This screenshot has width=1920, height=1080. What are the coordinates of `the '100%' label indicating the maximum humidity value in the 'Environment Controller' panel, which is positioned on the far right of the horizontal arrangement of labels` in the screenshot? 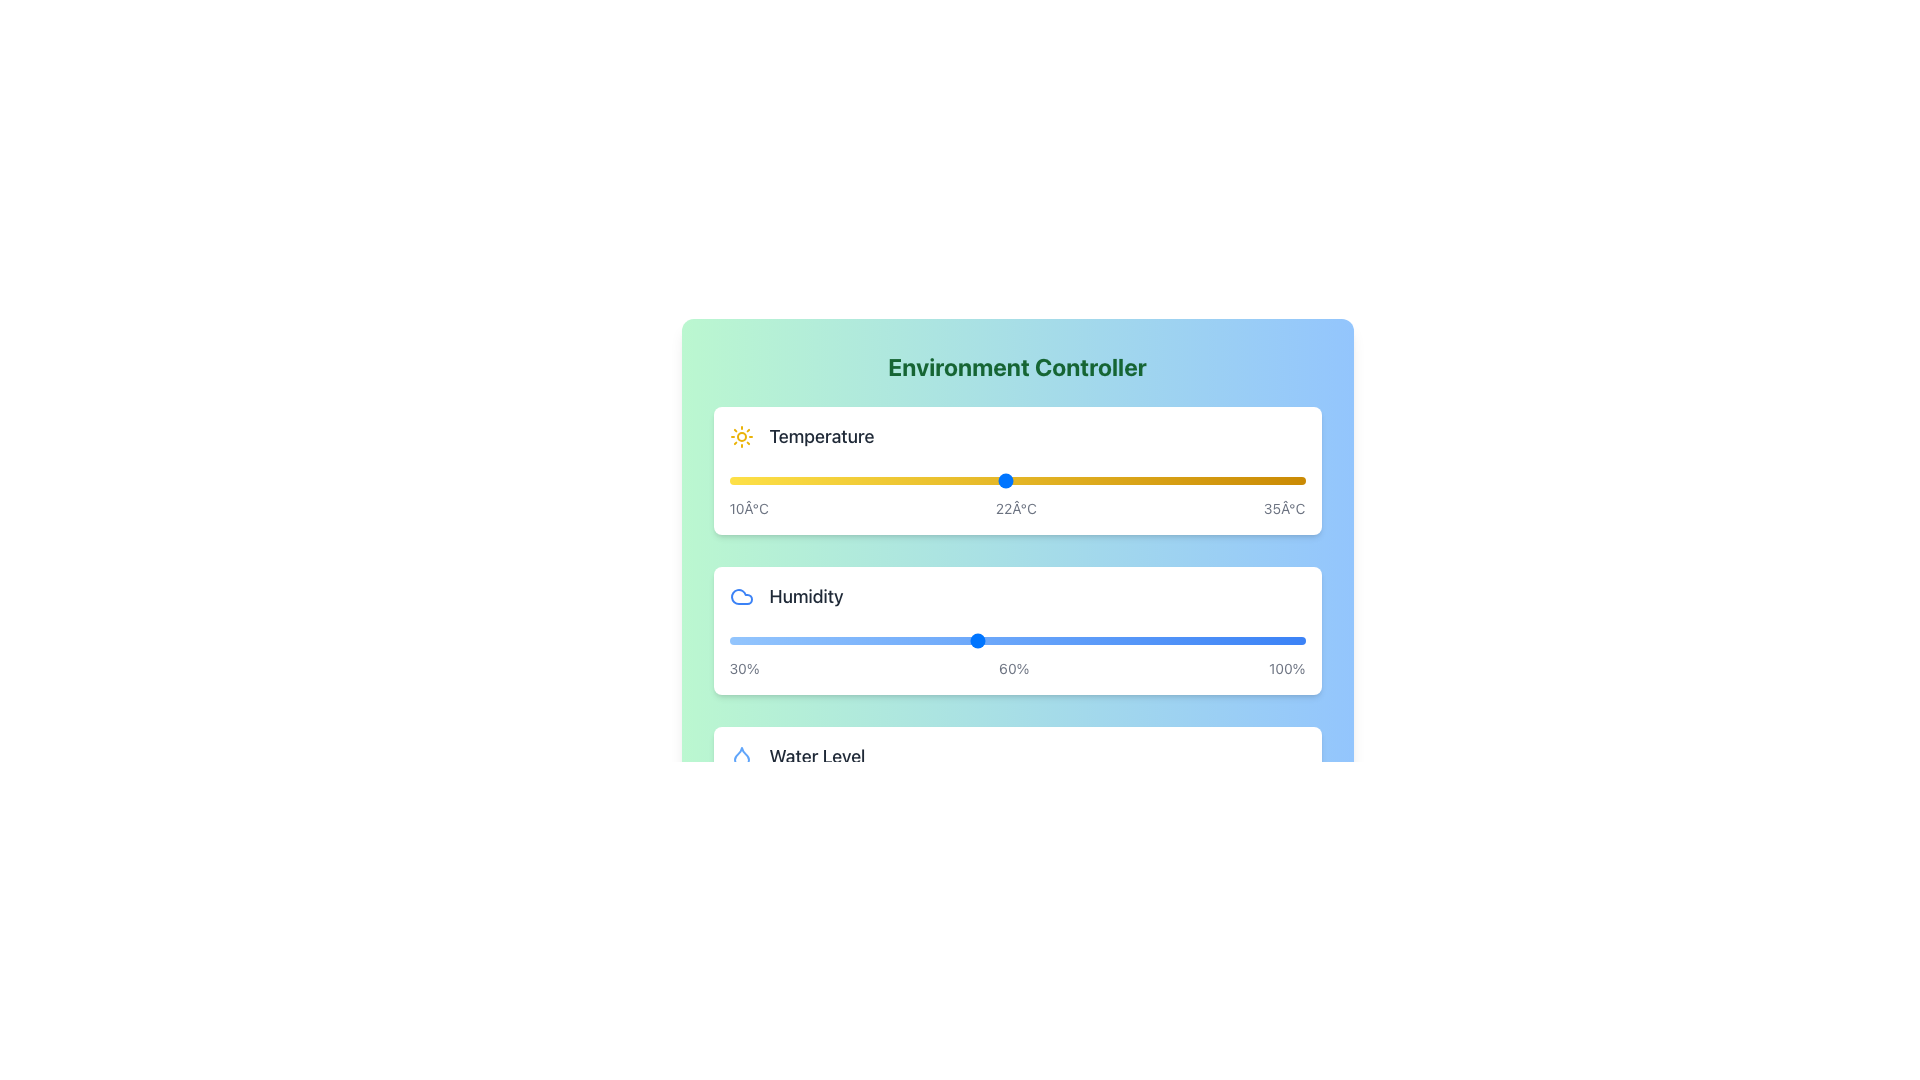 It's located at (1286, 668).